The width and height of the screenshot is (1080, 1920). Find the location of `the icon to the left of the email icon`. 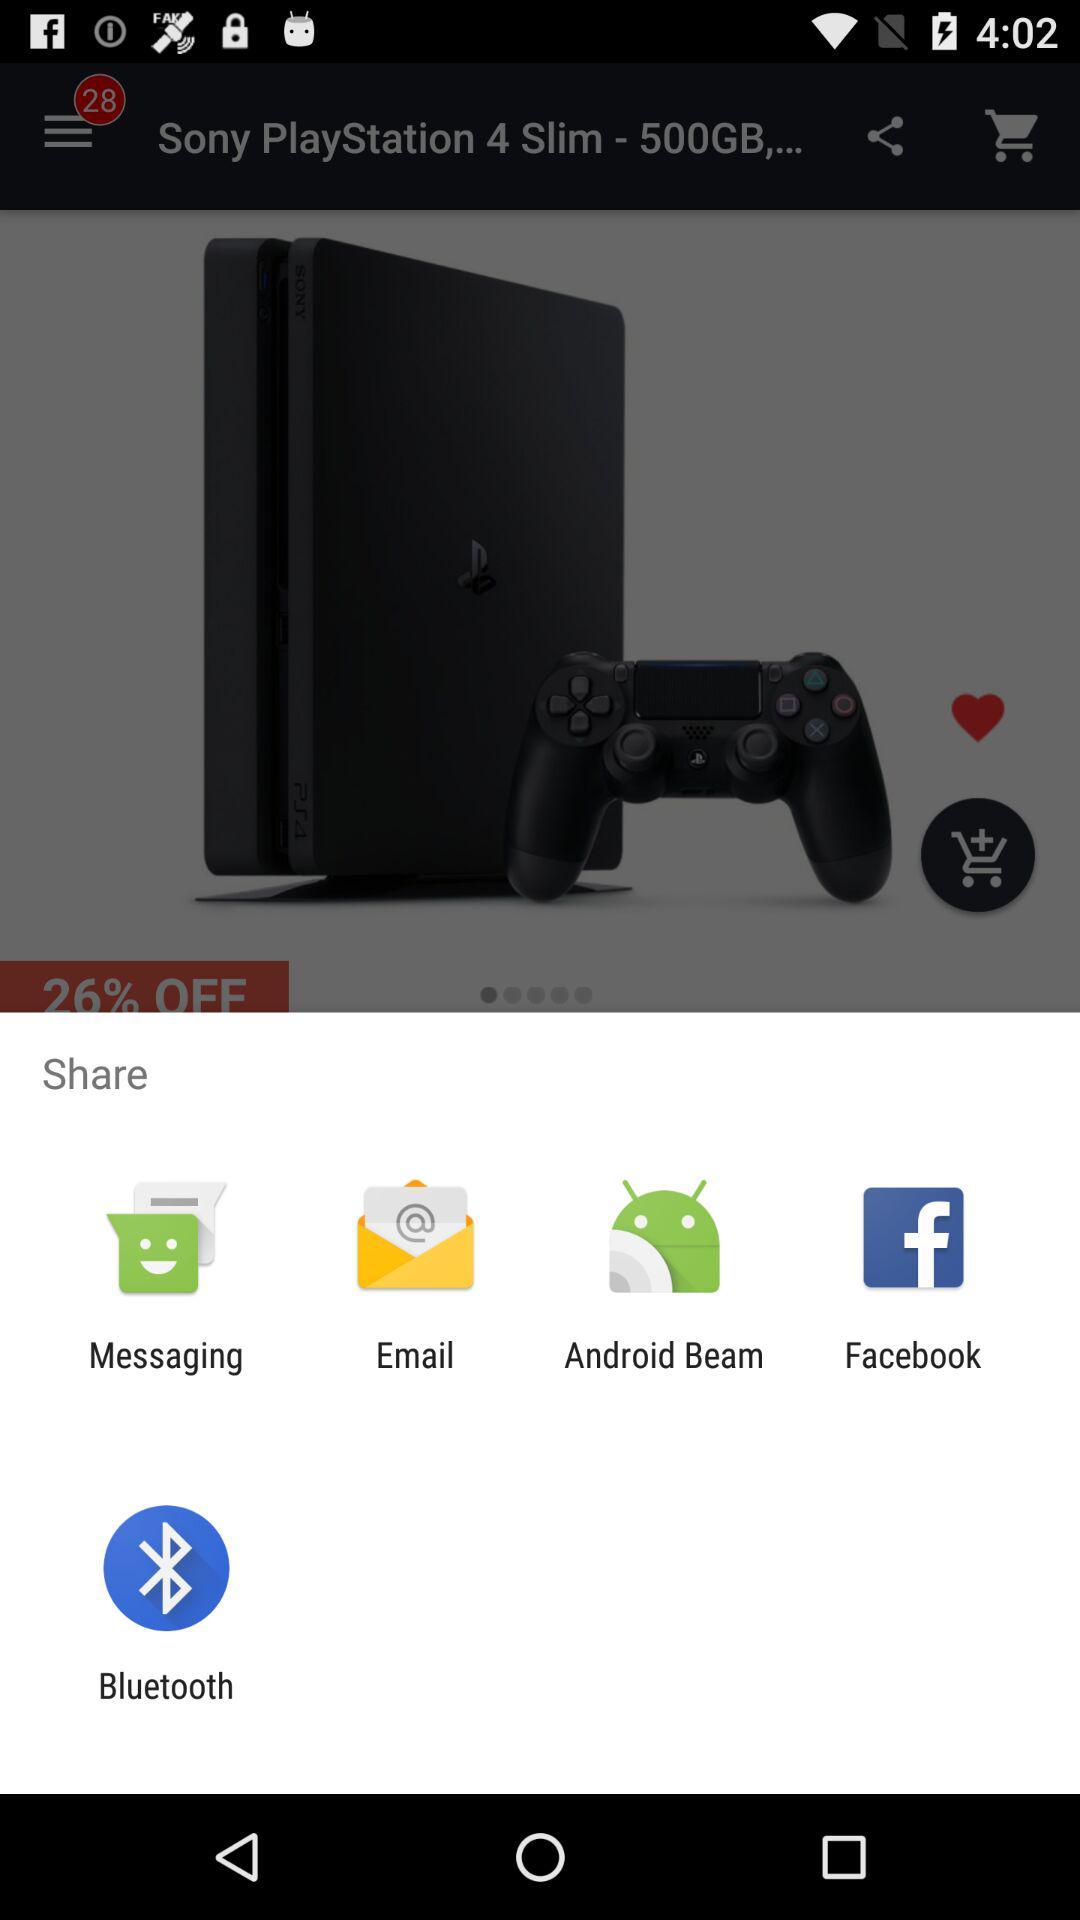

the icon to the left of the email icon is located at coordinates (165, 1374).